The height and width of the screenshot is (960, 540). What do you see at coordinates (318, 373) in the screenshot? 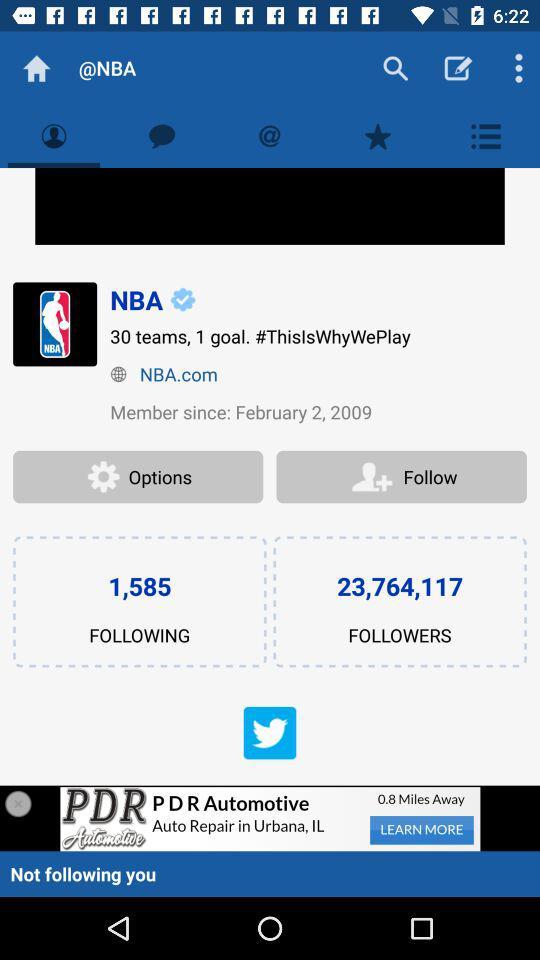
I see `nbacom` at bounding box center [318, 373].